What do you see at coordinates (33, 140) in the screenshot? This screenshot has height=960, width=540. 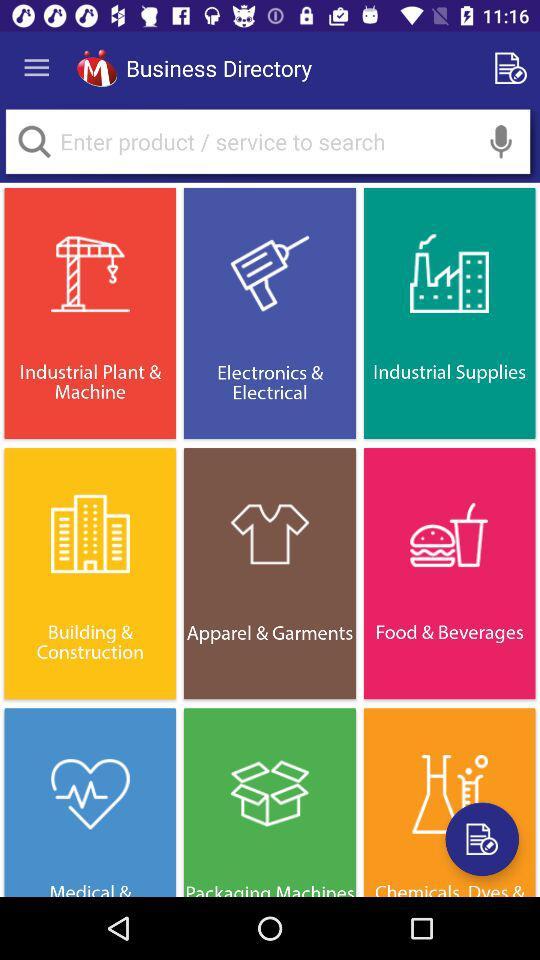 I see `the search icon` at bounding box center [33, 140].